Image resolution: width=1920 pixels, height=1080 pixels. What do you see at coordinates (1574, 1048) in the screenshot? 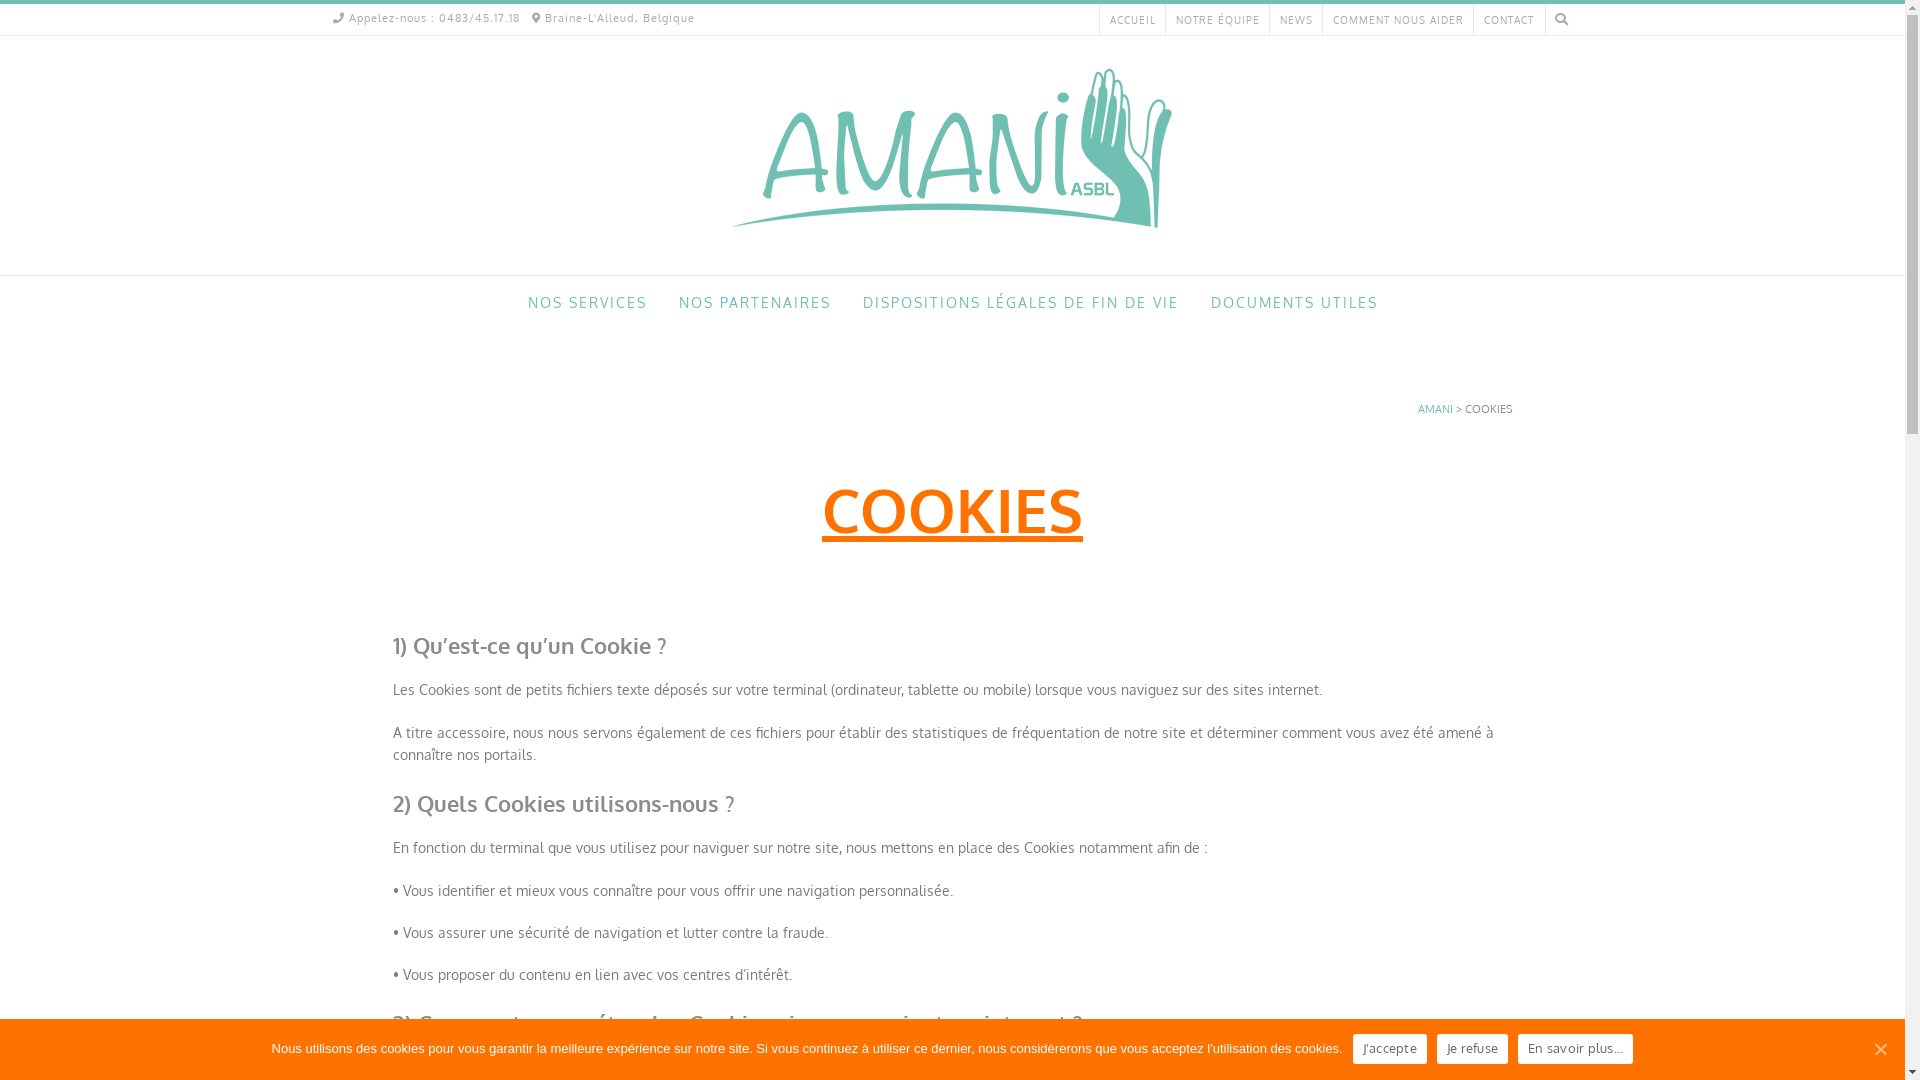
I see `'En savoir plus...'` at bounding box center [1574, 1048].